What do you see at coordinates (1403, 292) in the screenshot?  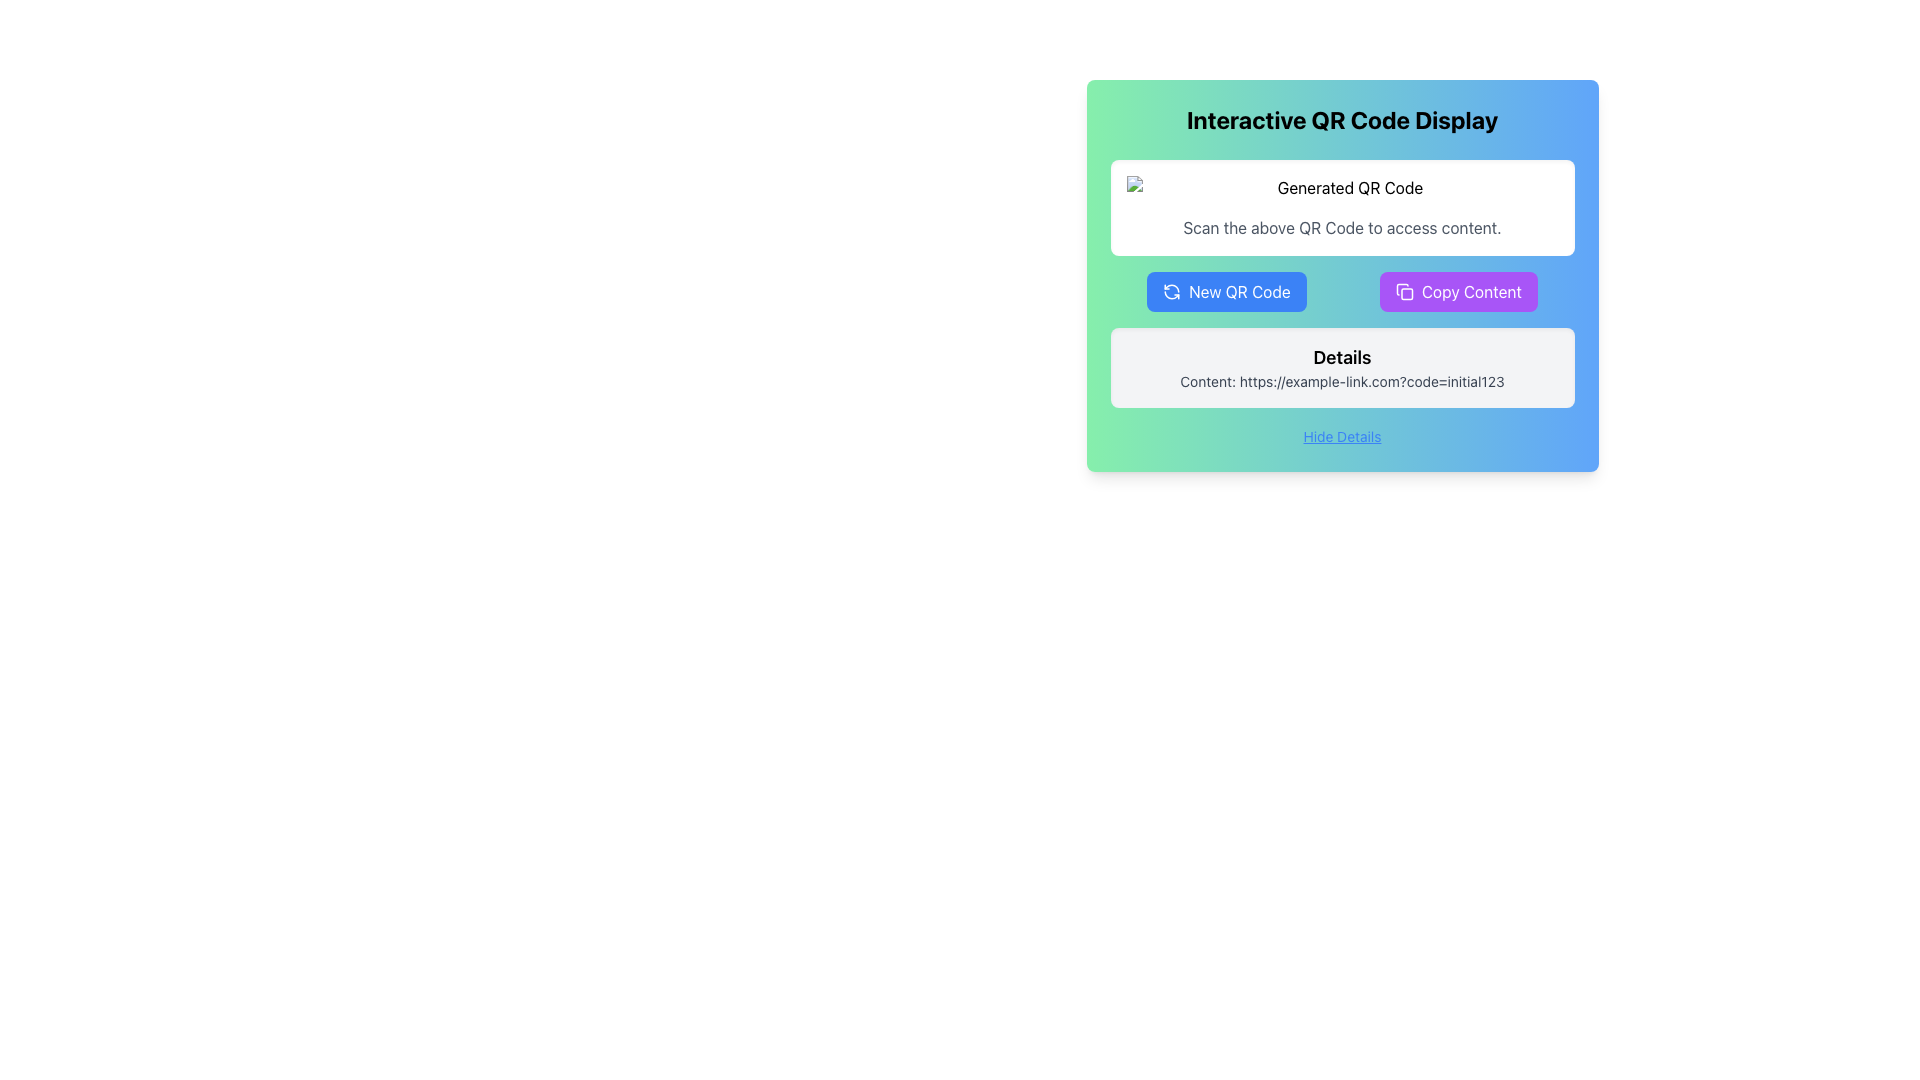 I see `the 'Copy Content' button which contains the copy icon, located to the right of the 'New QR Code' button and positioned in the lower section of the main interface` at bounding box center [1403, 292].